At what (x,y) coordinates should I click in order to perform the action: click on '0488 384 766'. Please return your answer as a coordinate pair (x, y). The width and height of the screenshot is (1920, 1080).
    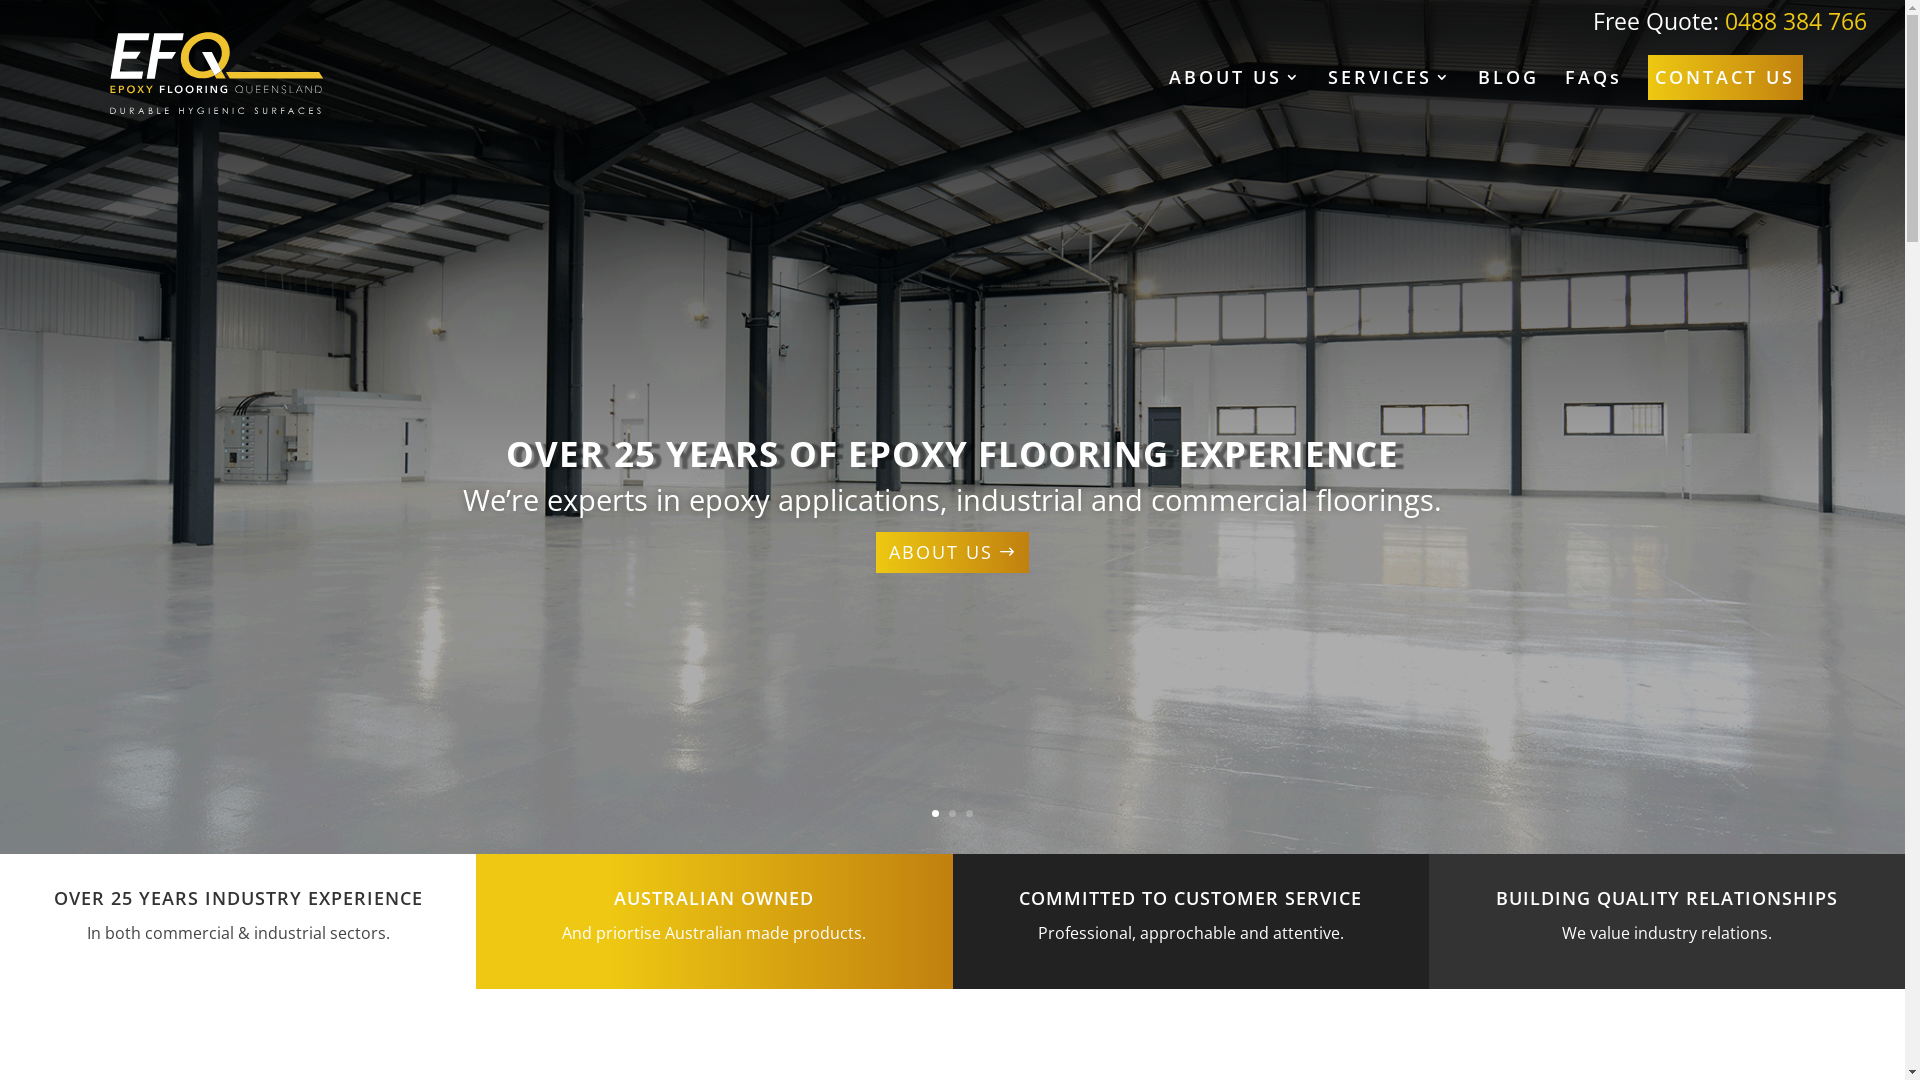
    Looking at the image, I should click on (1795, 20).